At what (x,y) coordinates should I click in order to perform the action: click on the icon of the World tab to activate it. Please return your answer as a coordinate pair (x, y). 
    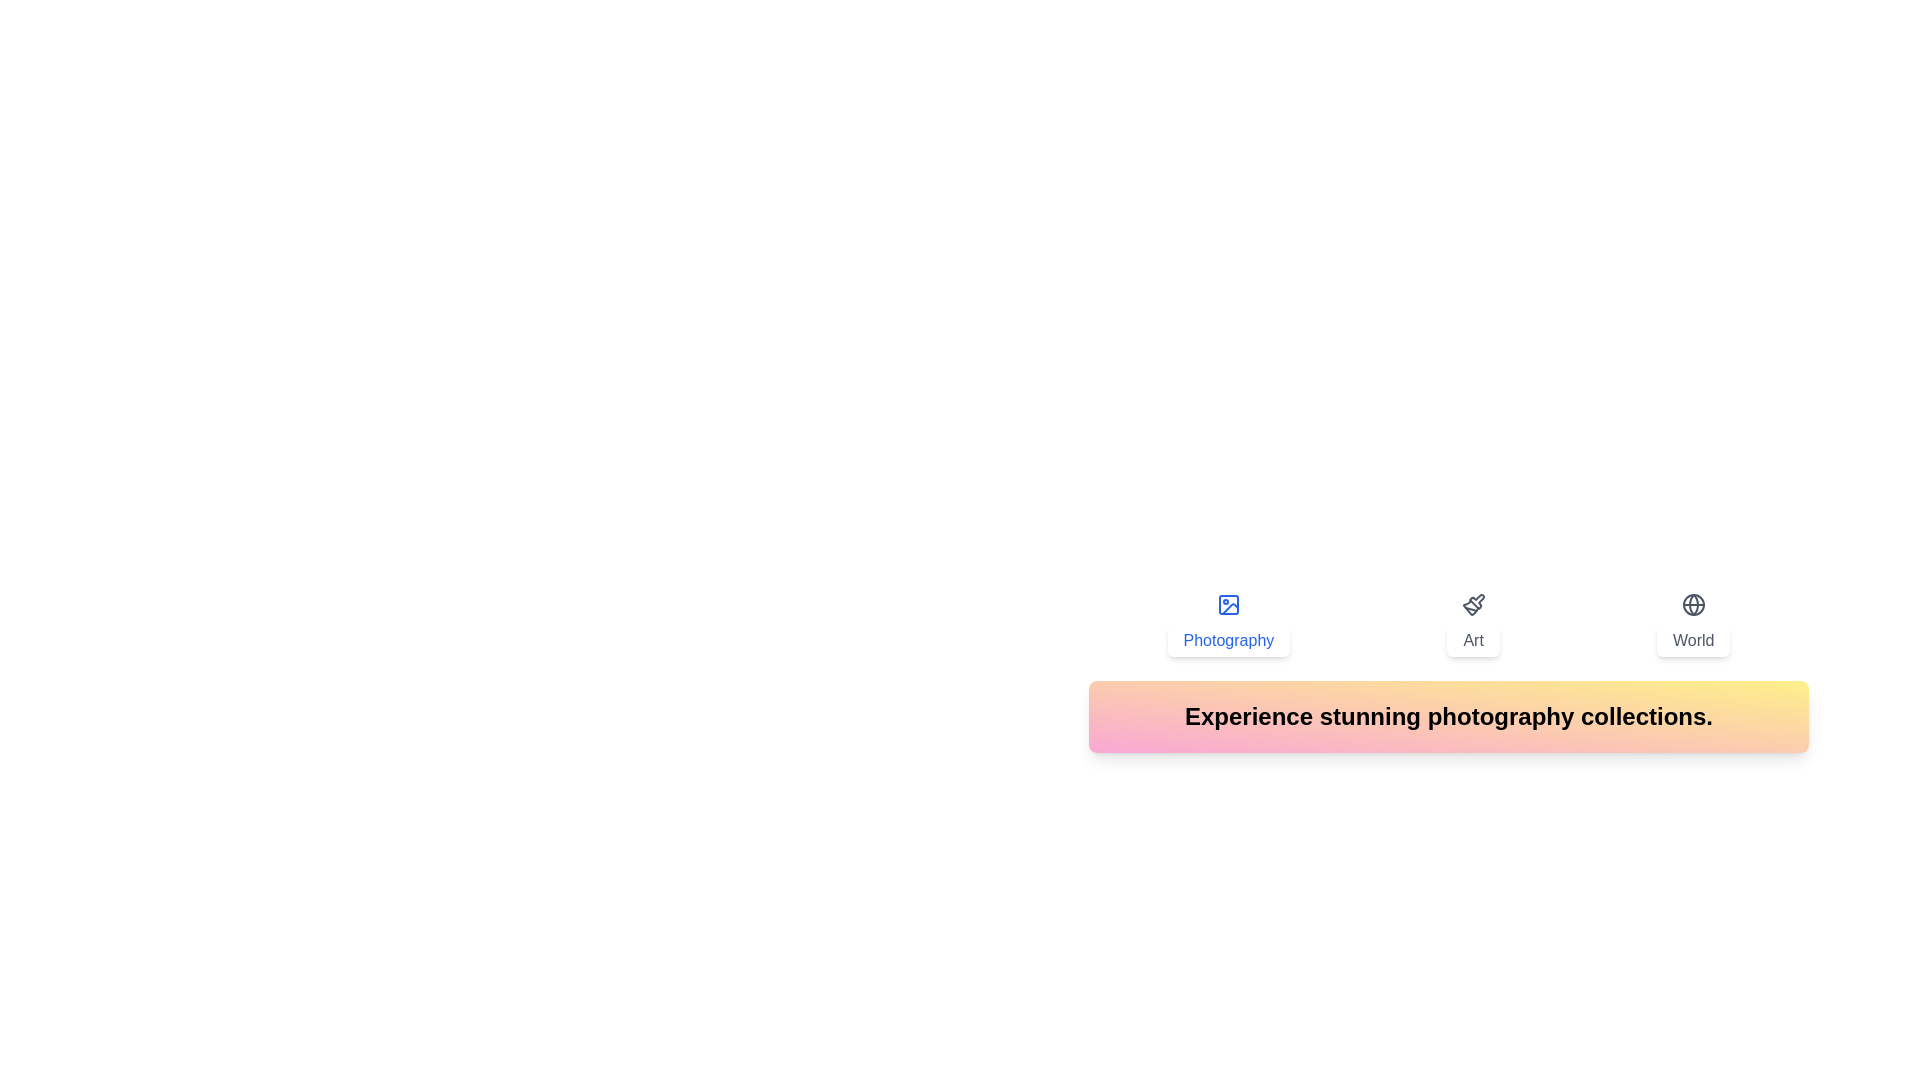
    Looking at the image, I should click on (1692, 604).